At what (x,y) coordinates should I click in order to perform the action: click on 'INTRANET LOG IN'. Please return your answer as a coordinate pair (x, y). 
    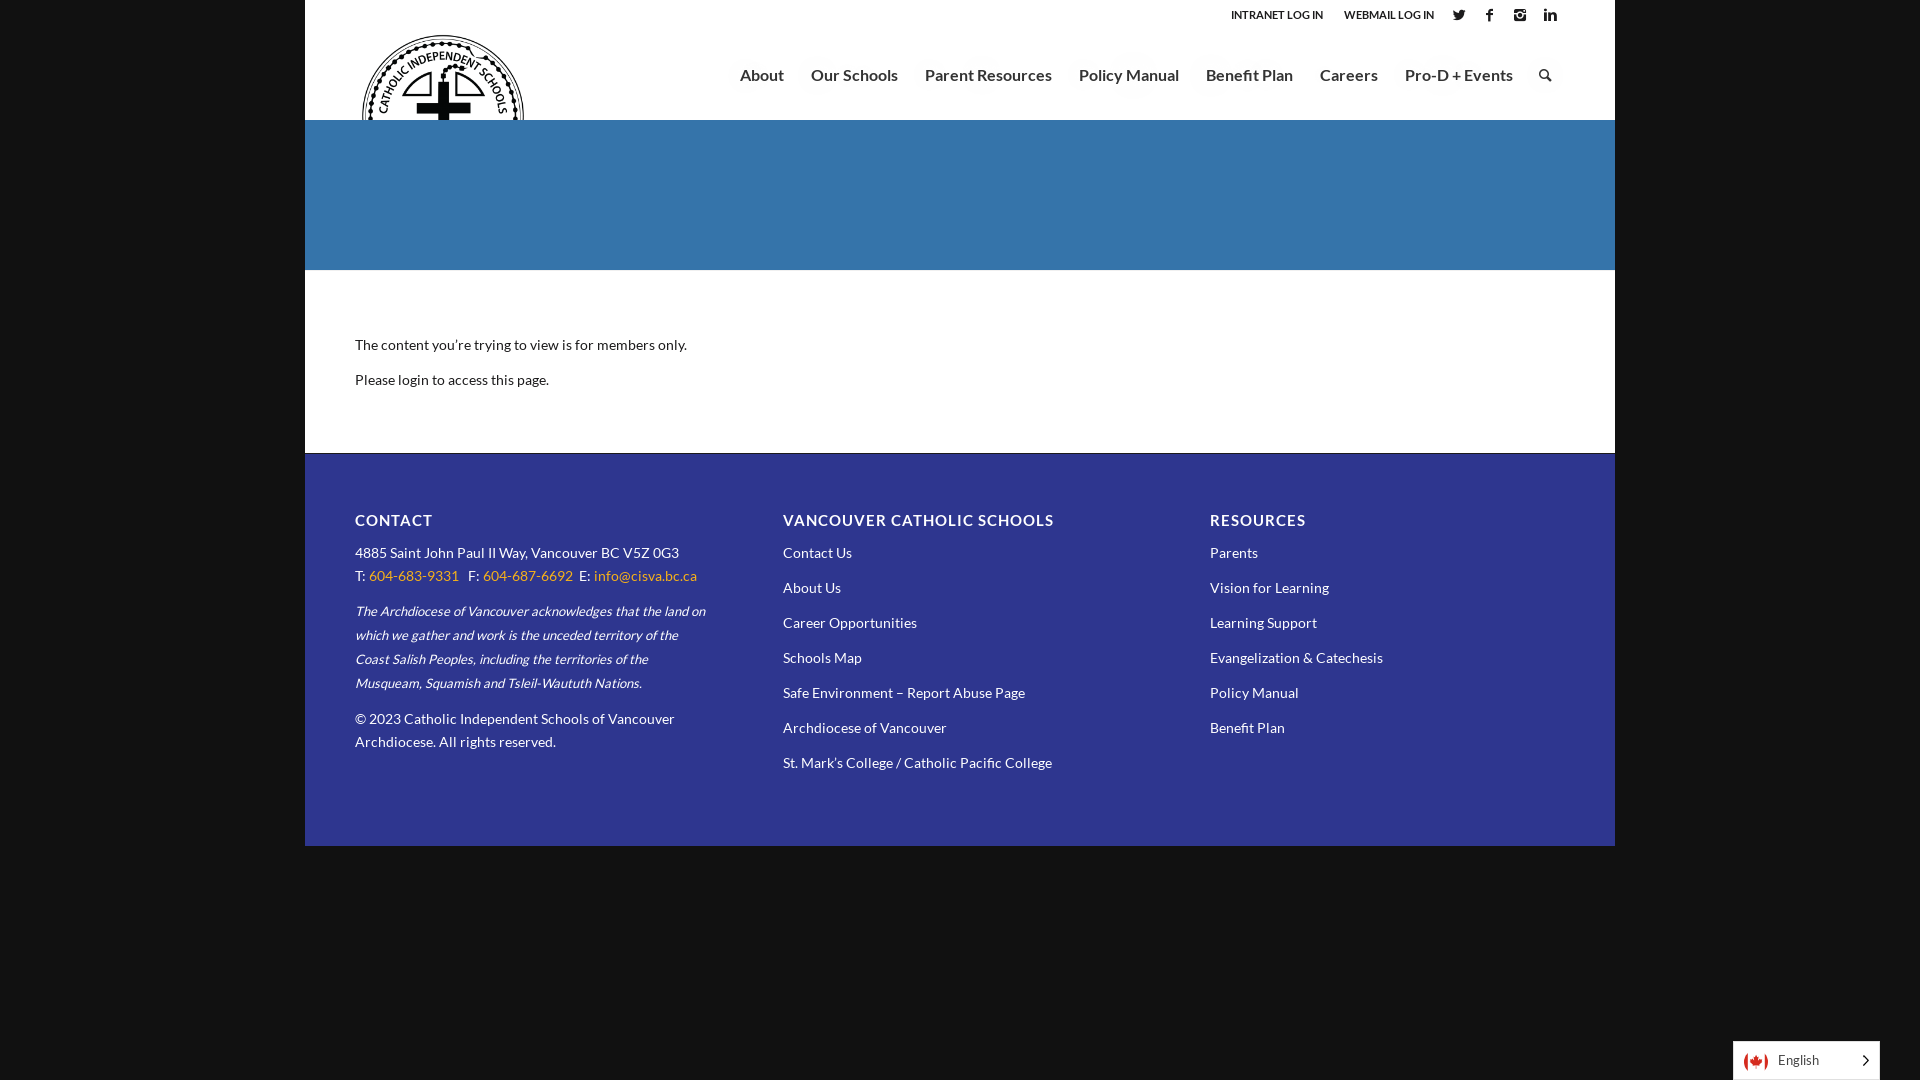
    Looking at the image, I should click on (1229, 14).